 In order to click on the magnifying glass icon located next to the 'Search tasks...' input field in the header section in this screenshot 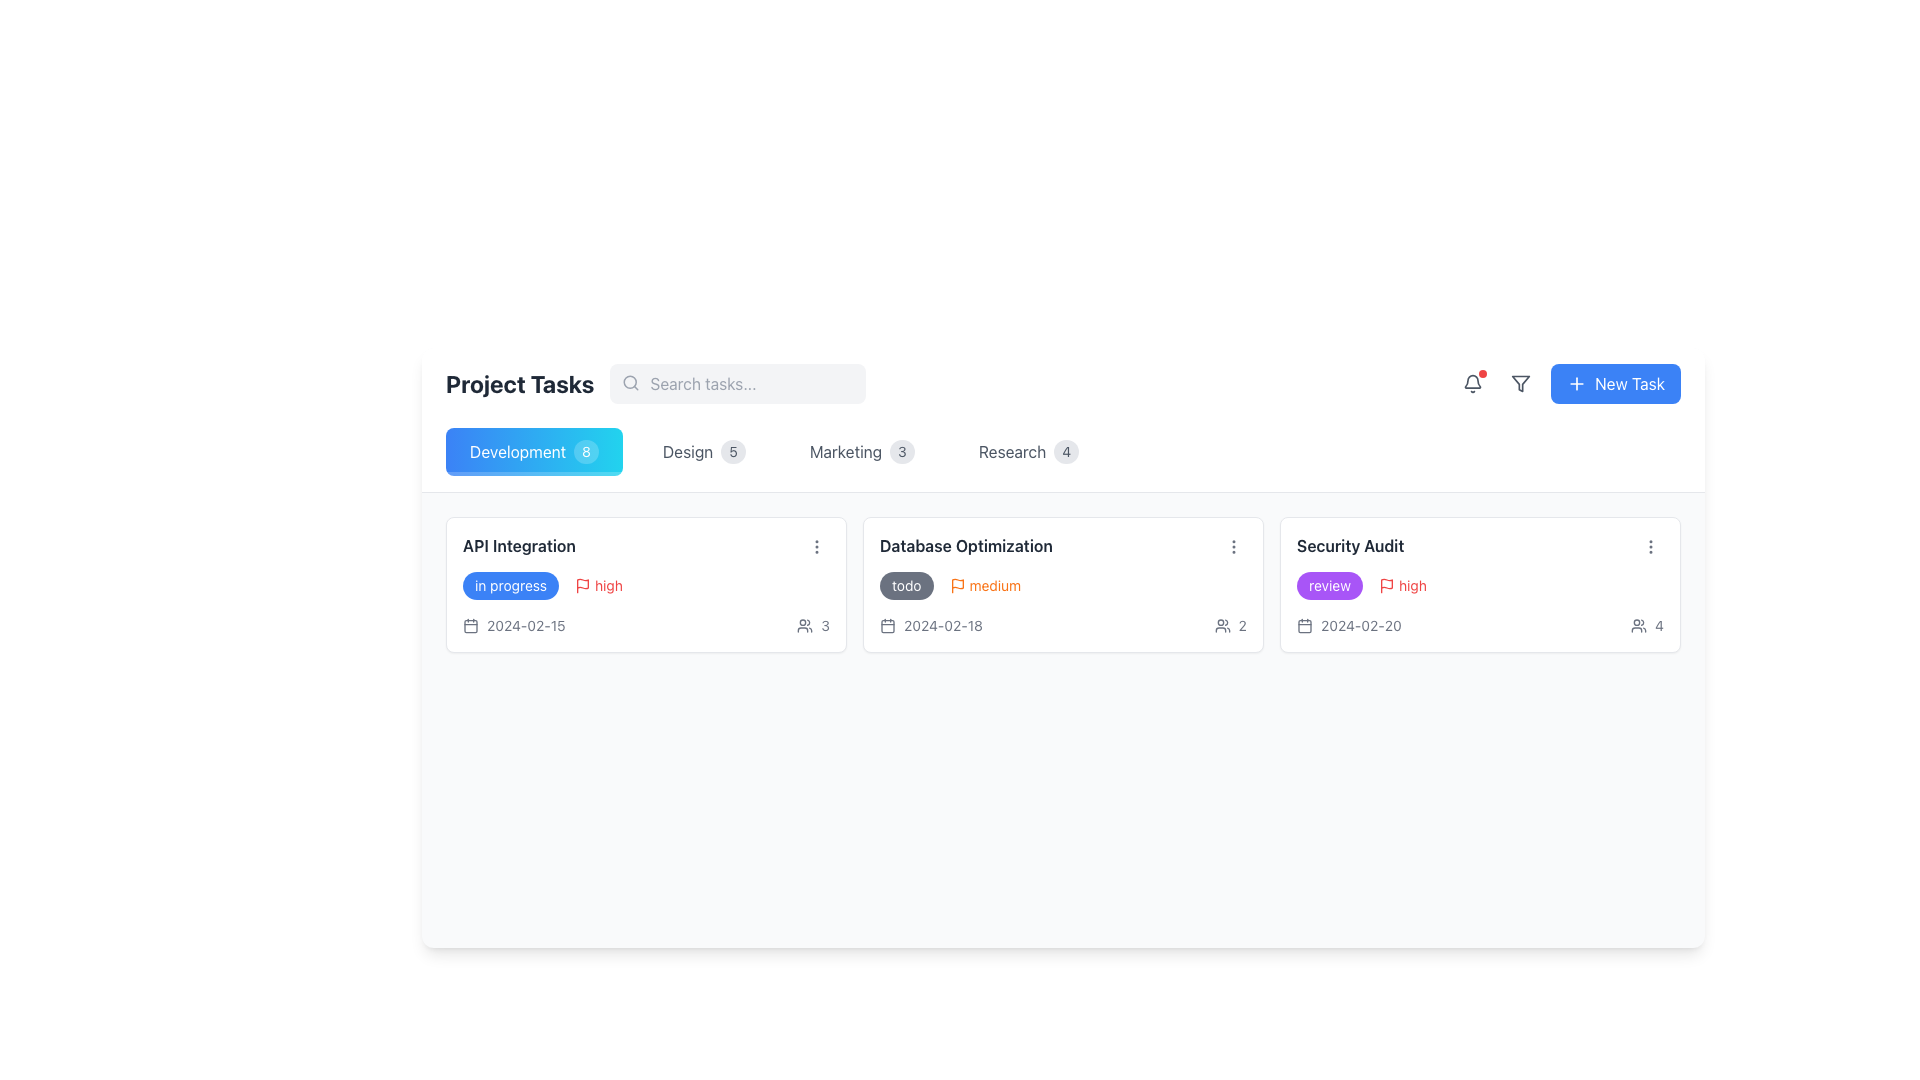, I will do `click(656, 384)`.